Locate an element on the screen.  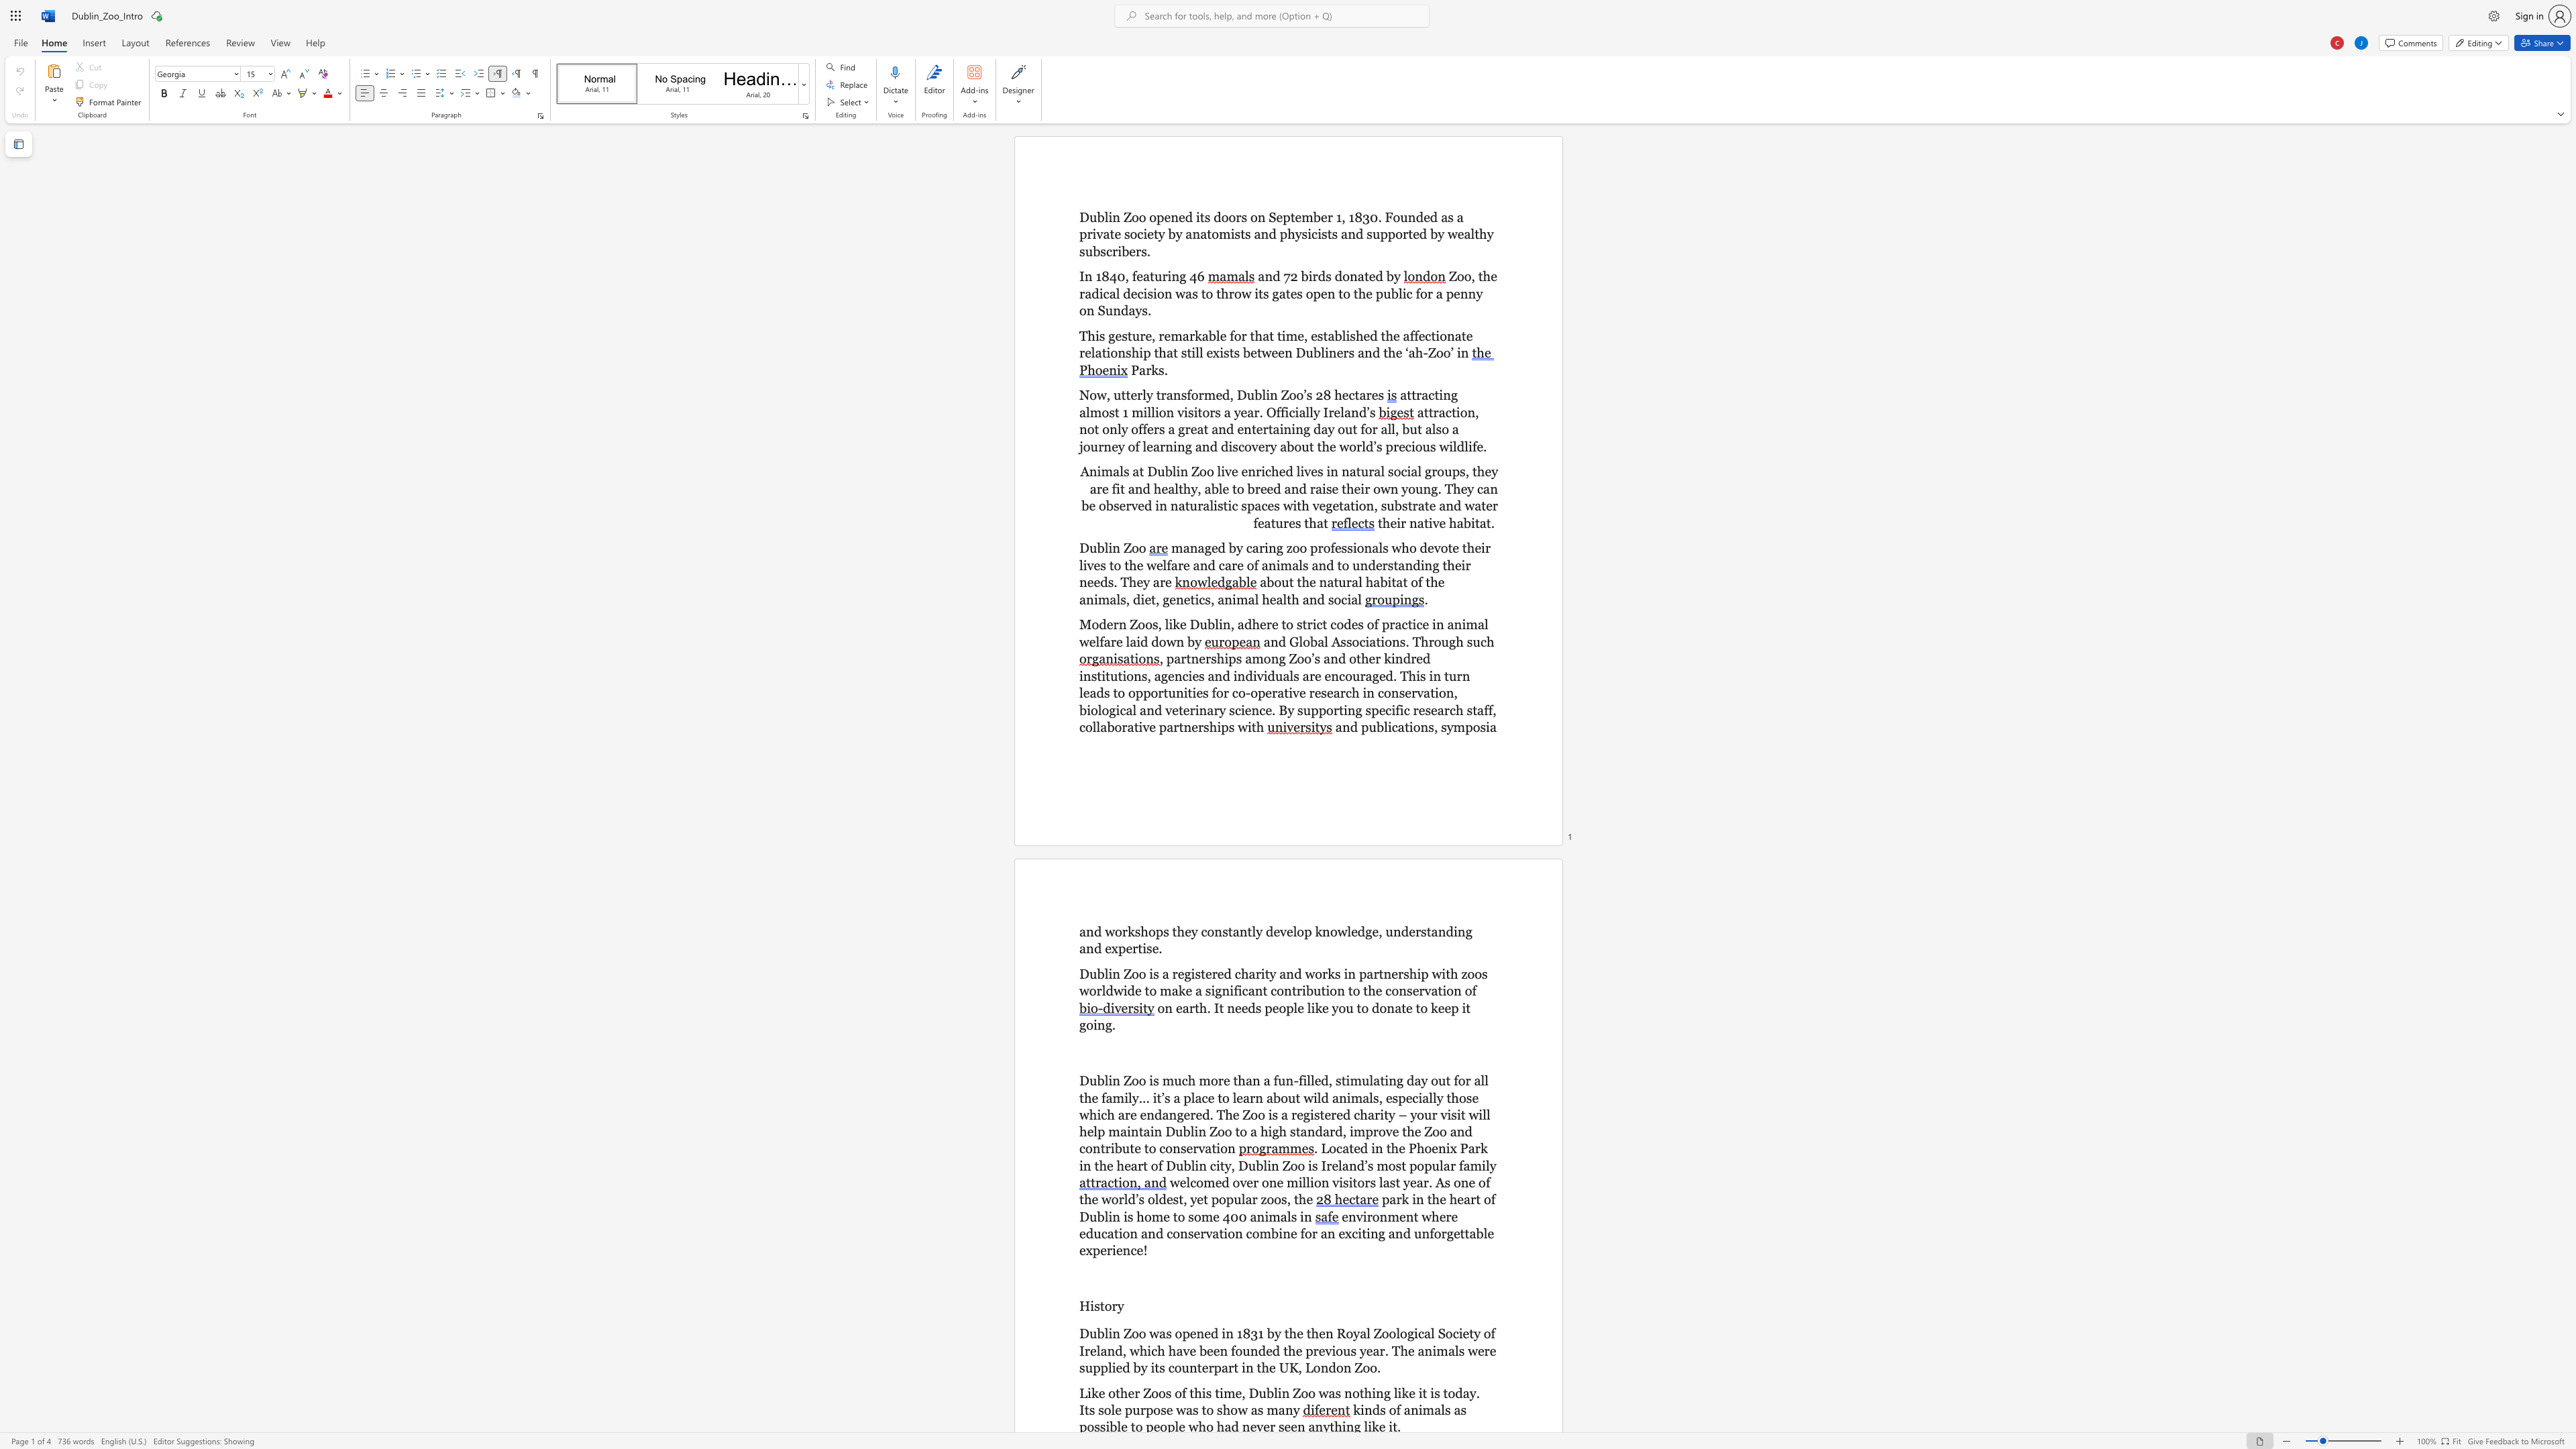
the subset text "but al" within the text "a great and entertaining day out for all, but also a journey of learning and discovery about the world’s precious wildlife" is located at coordinates (1401, 429).